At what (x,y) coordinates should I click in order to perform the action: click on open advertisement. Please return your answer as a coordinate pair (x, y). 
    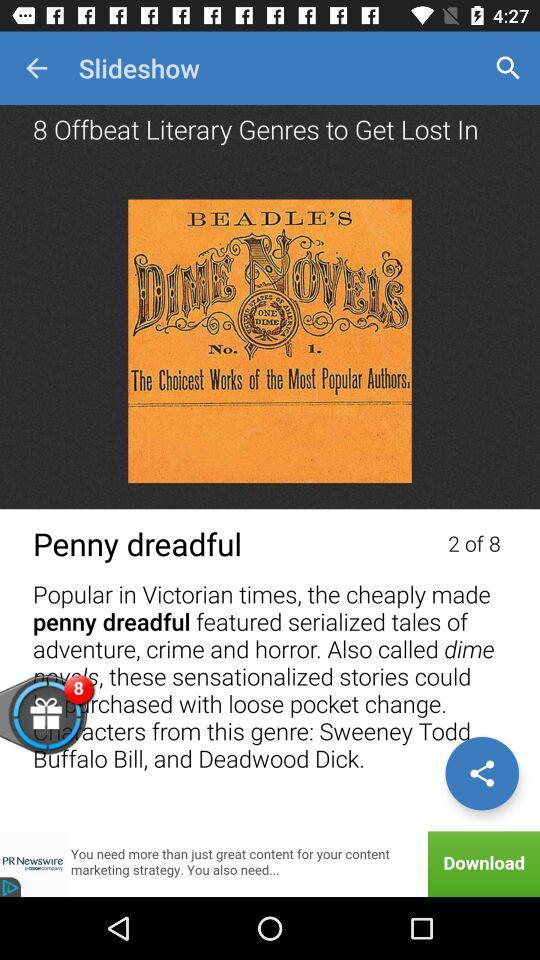
    Looking at the image, I should click on (270, 863).